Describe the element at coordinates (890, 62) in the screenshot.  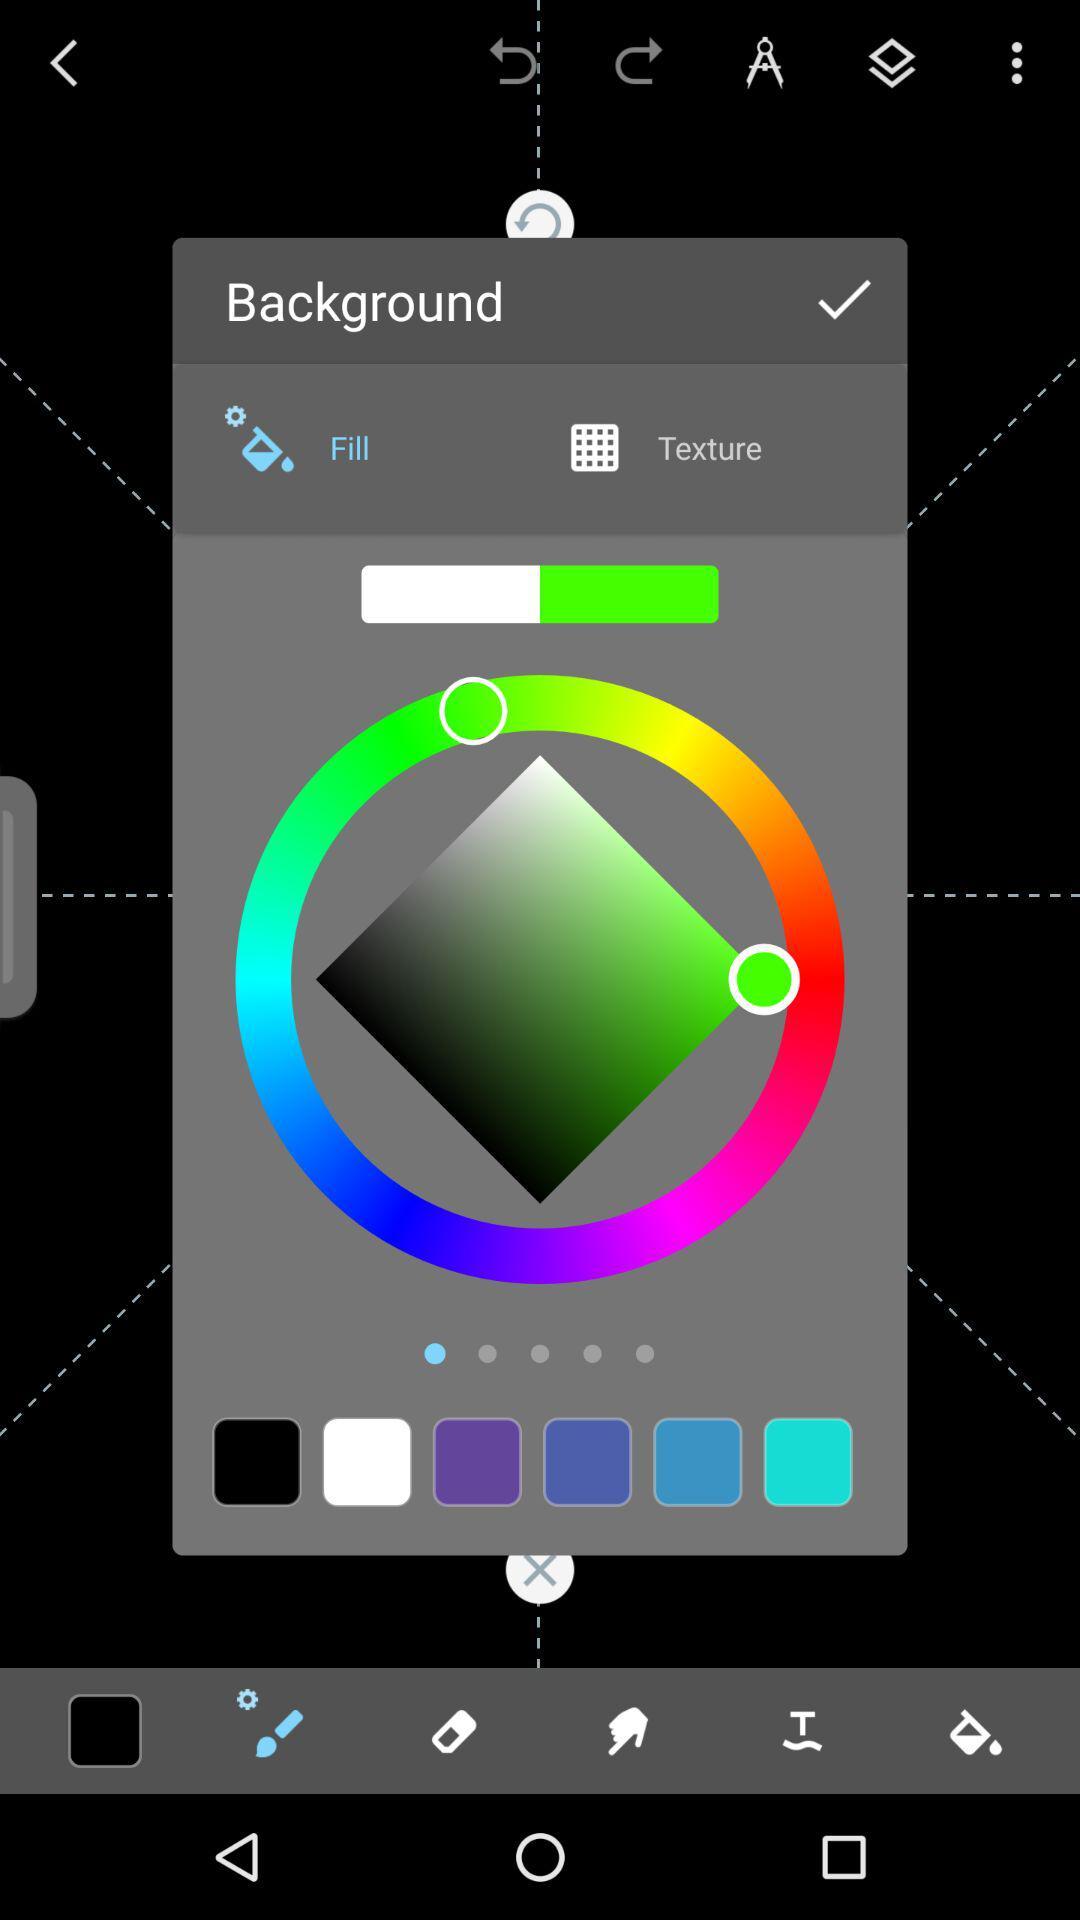
I see `the layers icon` at that location.